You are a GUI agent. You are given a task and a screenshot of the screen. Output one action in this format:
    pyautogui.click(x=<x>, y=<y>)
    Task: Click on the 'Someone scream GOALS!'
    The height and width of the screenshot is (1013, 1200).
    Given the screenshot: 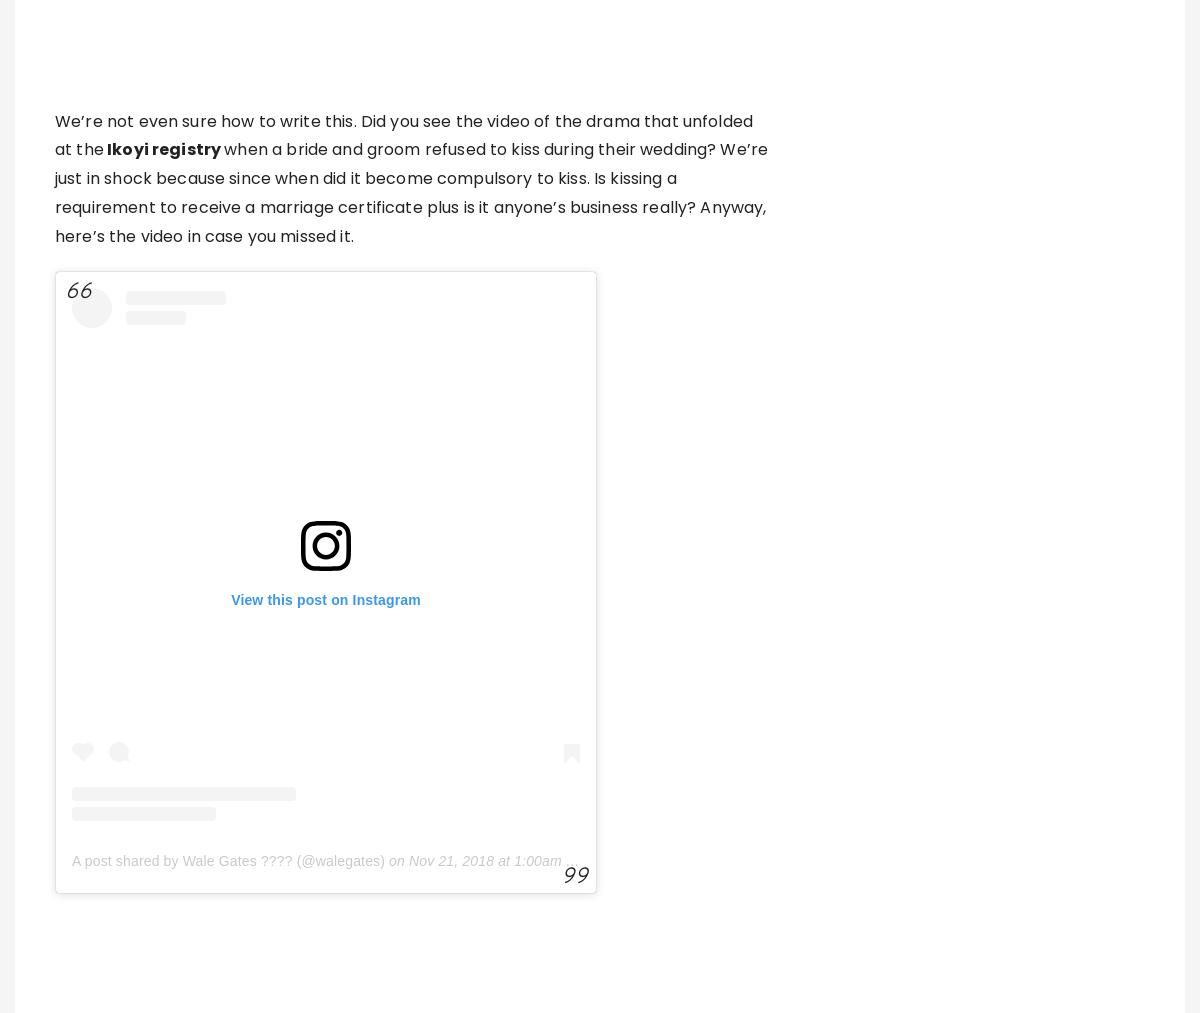 What is the action you would take?
    pyautogui.click(x=54, y=906)
    